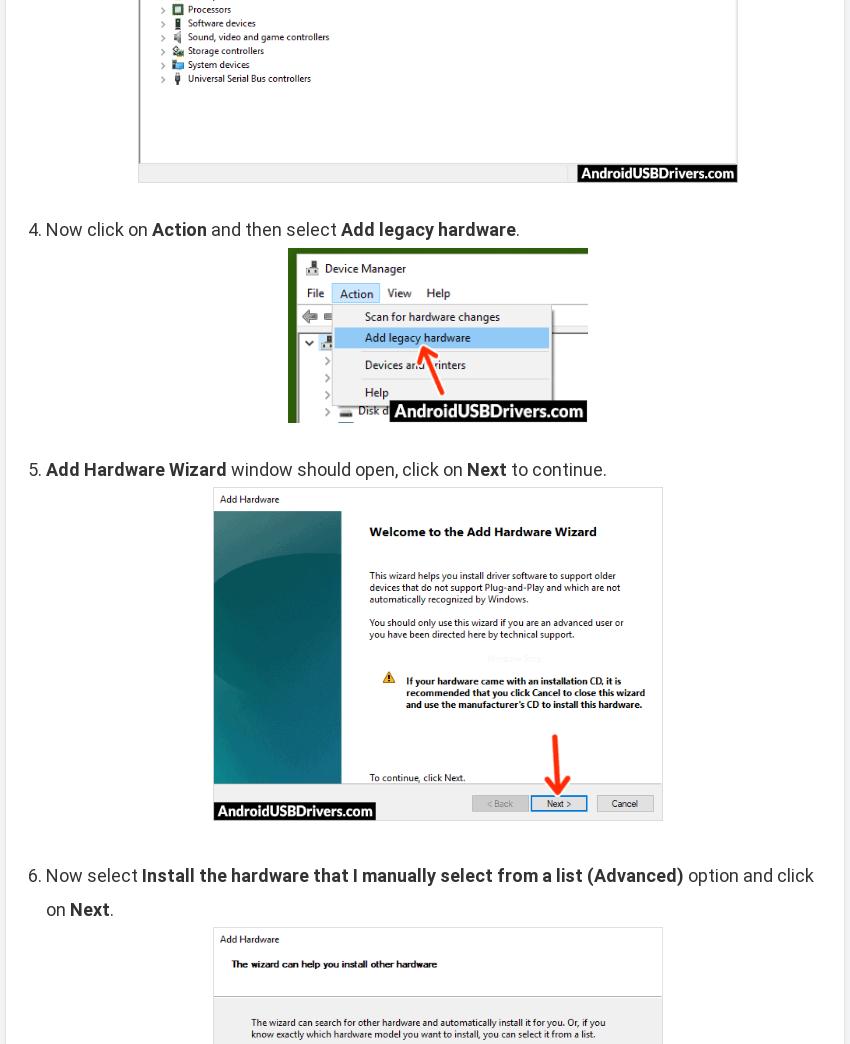  I want to click on 'window should open, click on', so click(227, 469).